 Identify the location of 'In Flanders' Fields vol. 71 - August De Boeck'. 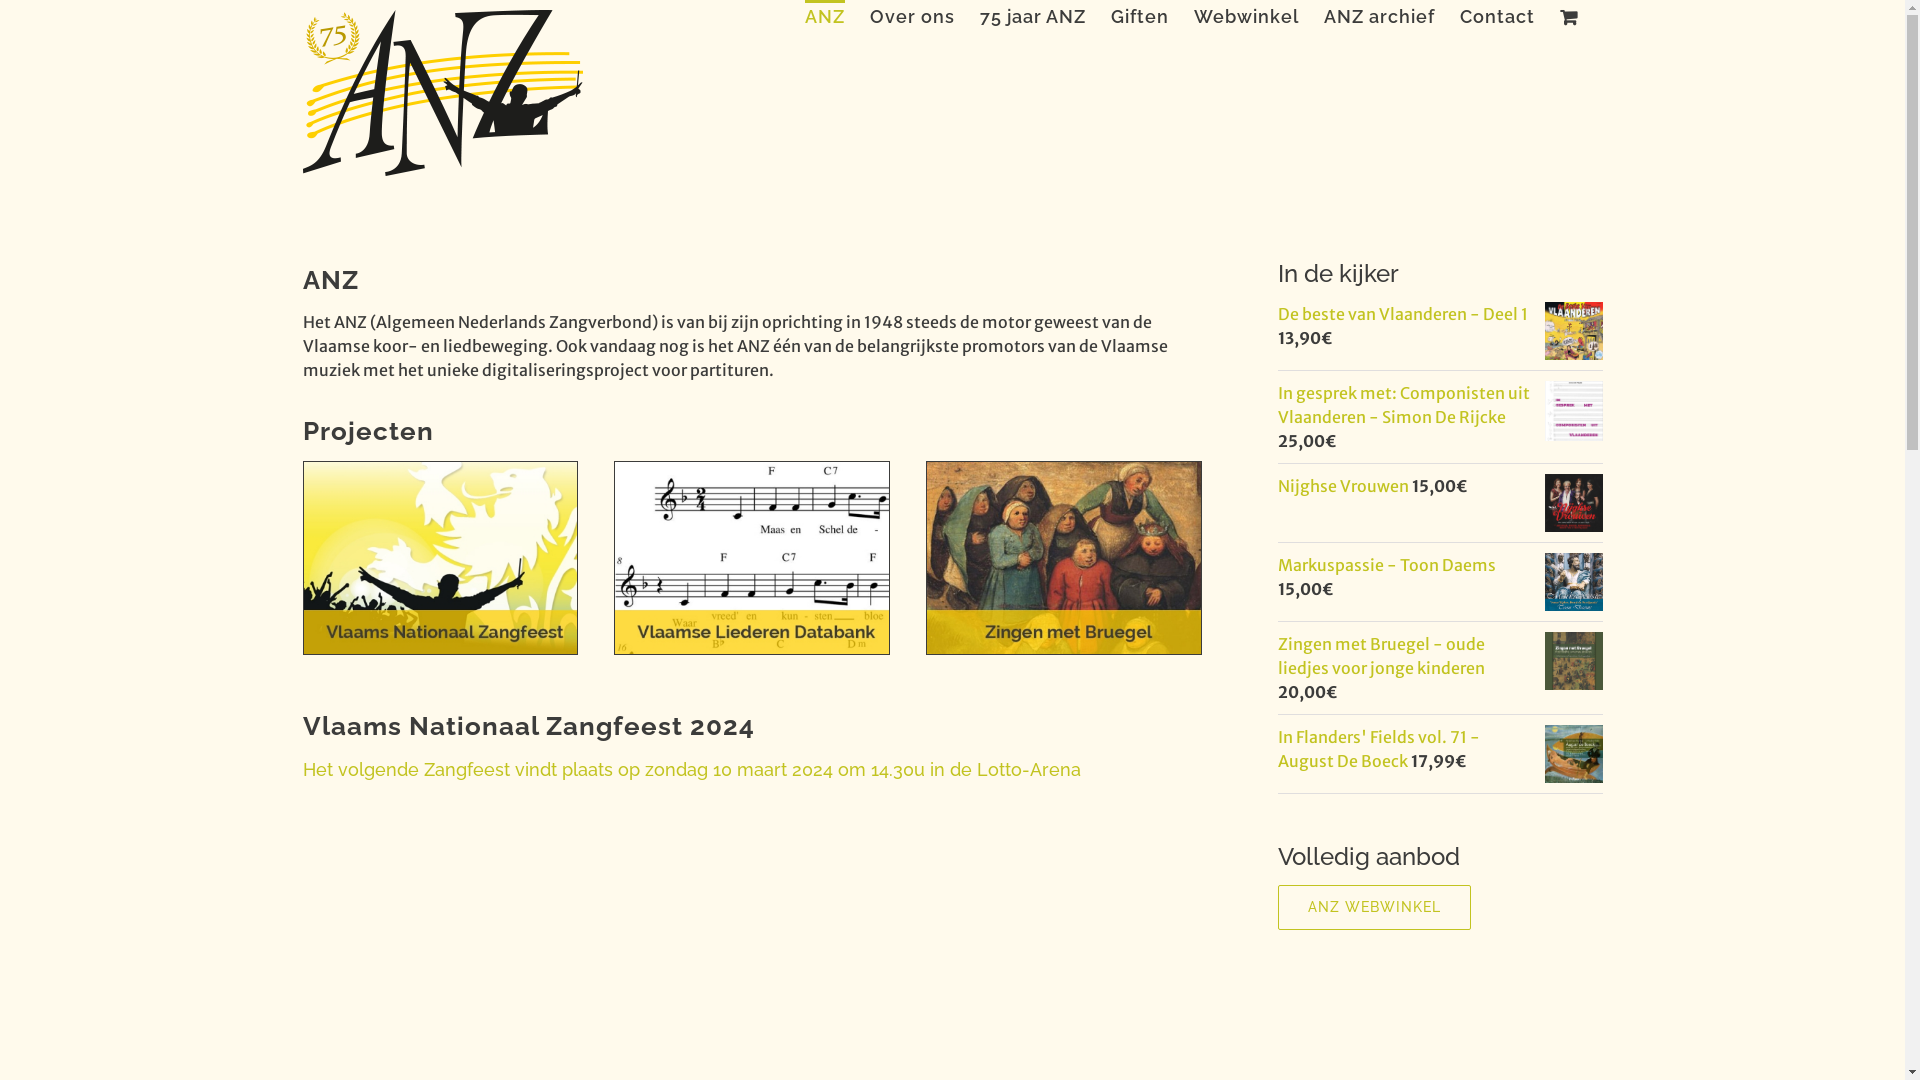
(1377, 748).